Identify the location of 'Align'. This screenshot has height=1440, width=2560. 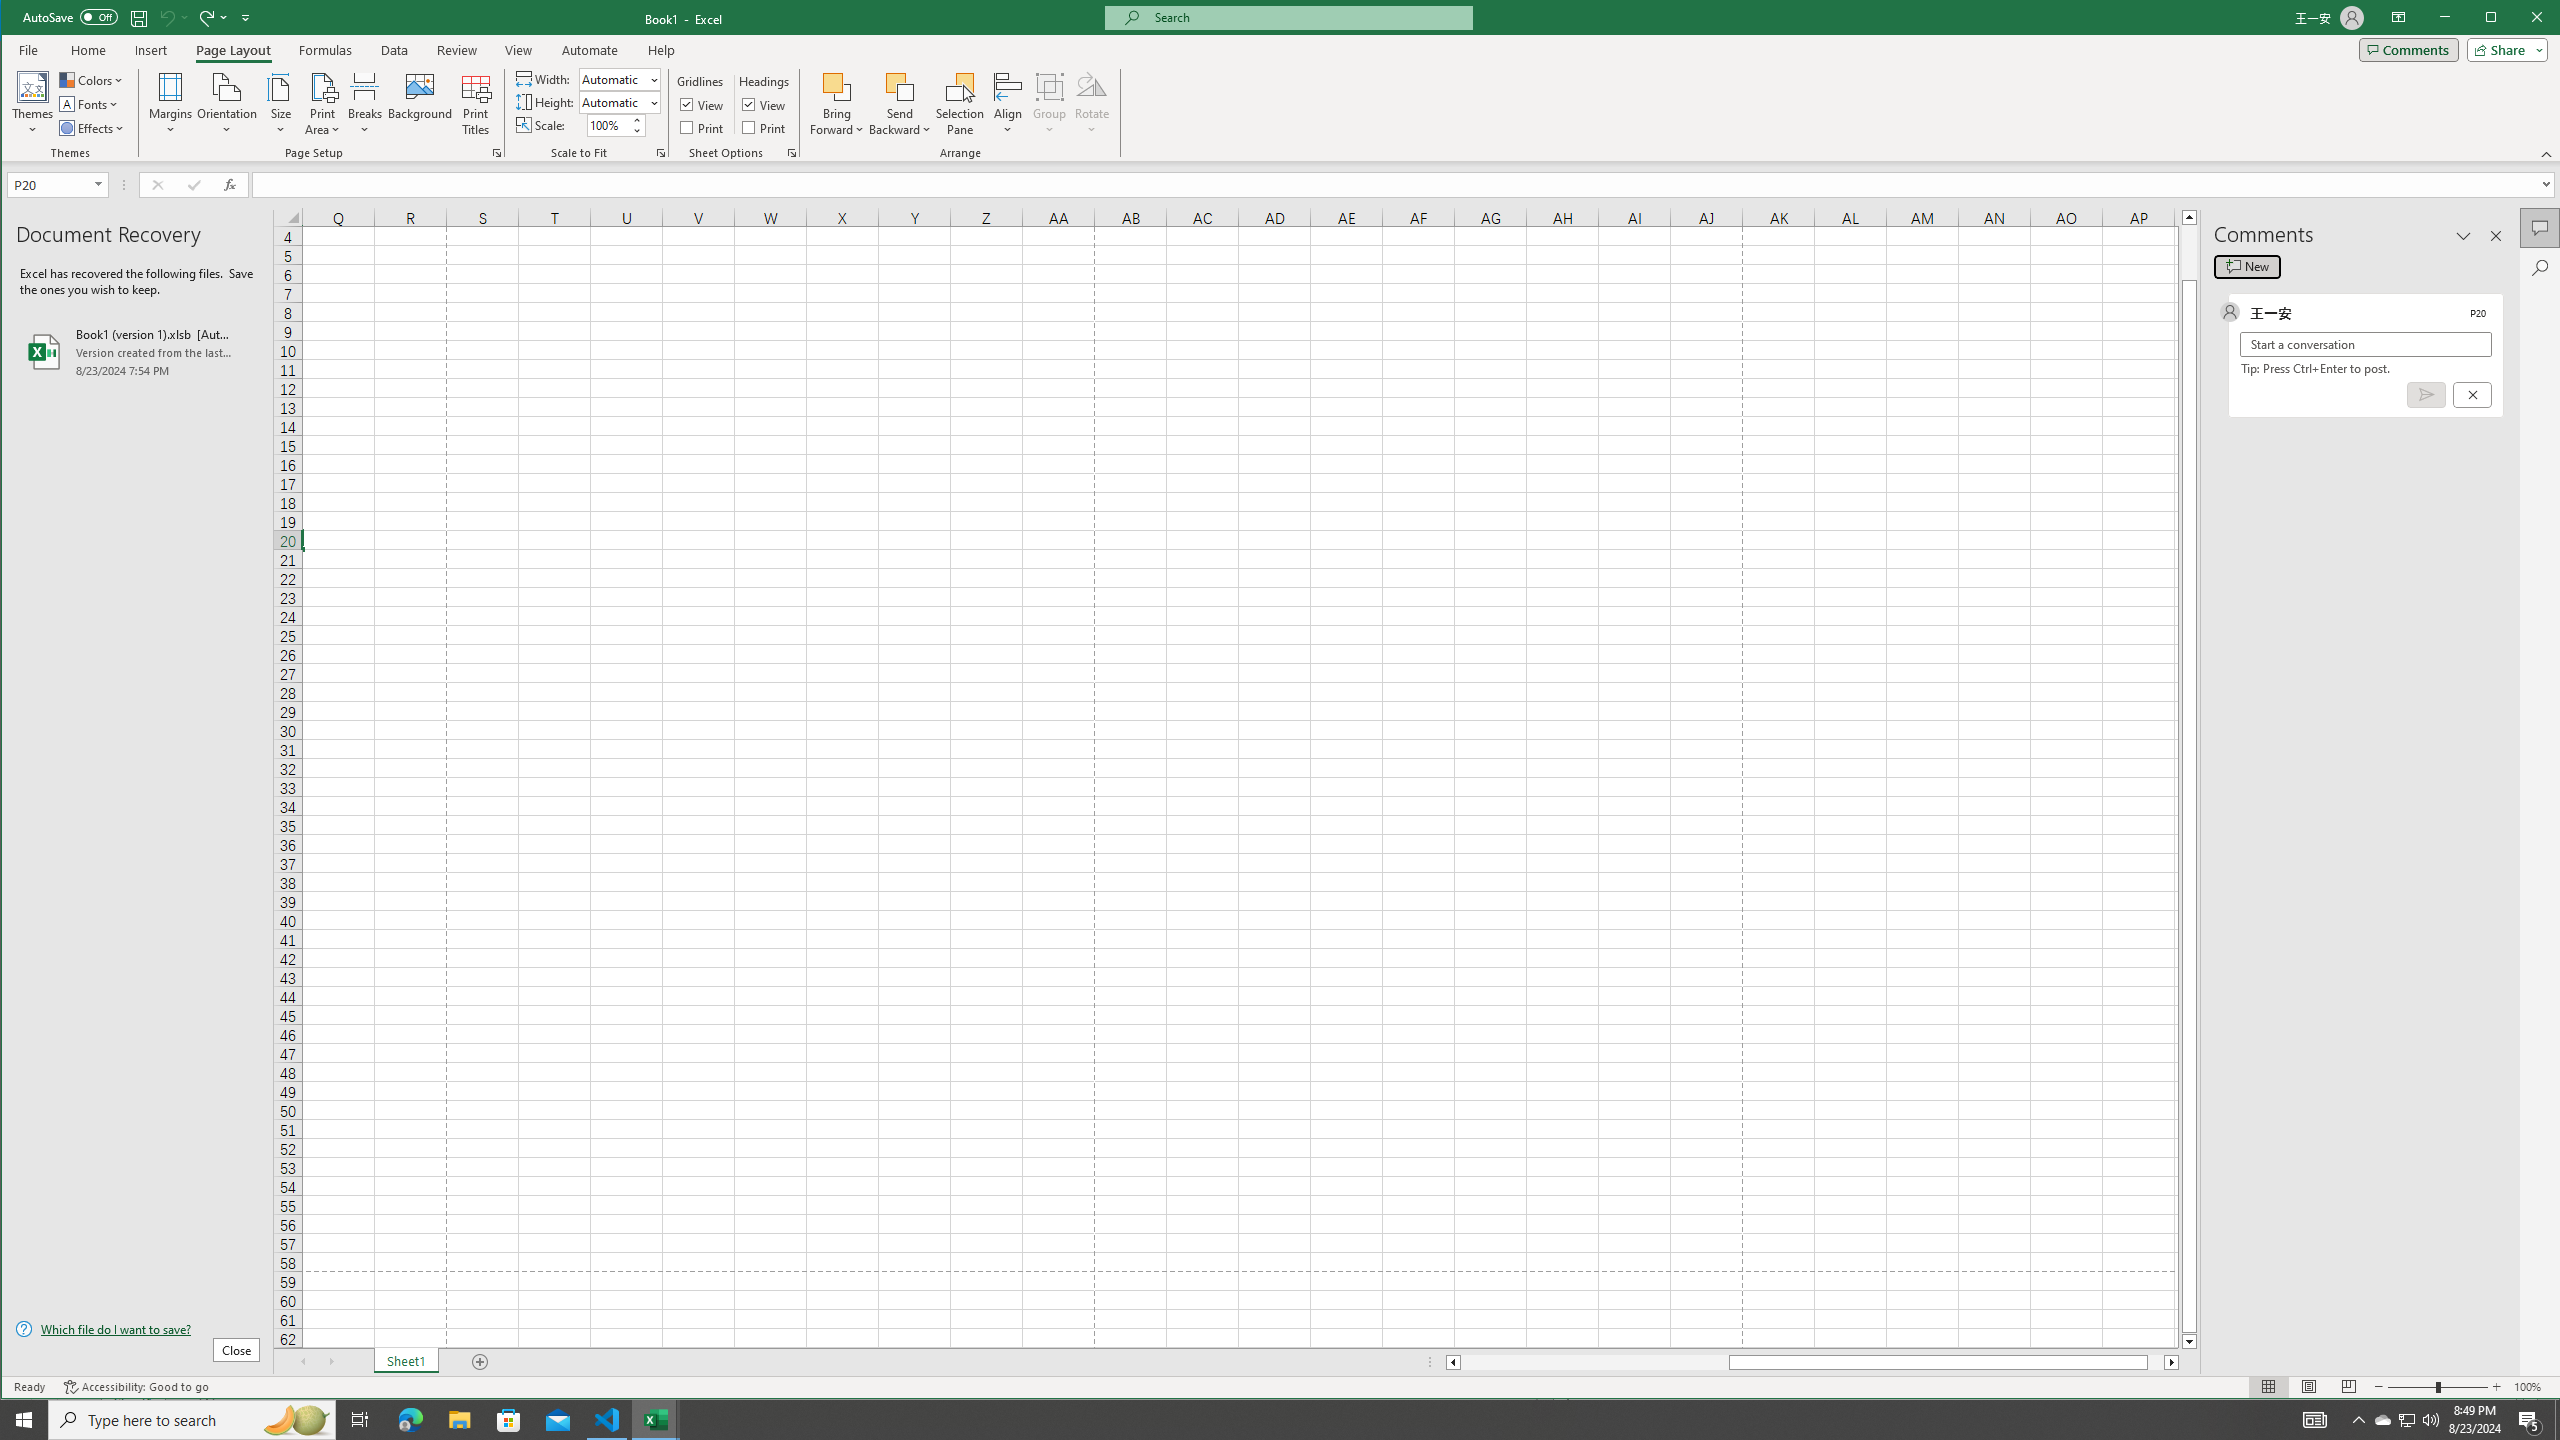
(1007, 103).